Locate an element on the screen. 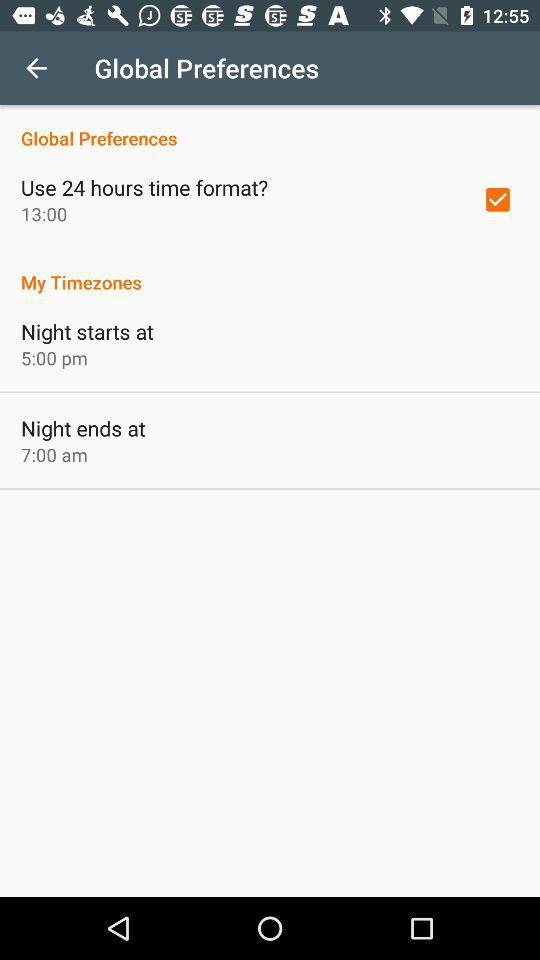 The height and width of the screenshot is (960, 540). icon to the right of use 24 hours item is located at coordinates (496, 199).